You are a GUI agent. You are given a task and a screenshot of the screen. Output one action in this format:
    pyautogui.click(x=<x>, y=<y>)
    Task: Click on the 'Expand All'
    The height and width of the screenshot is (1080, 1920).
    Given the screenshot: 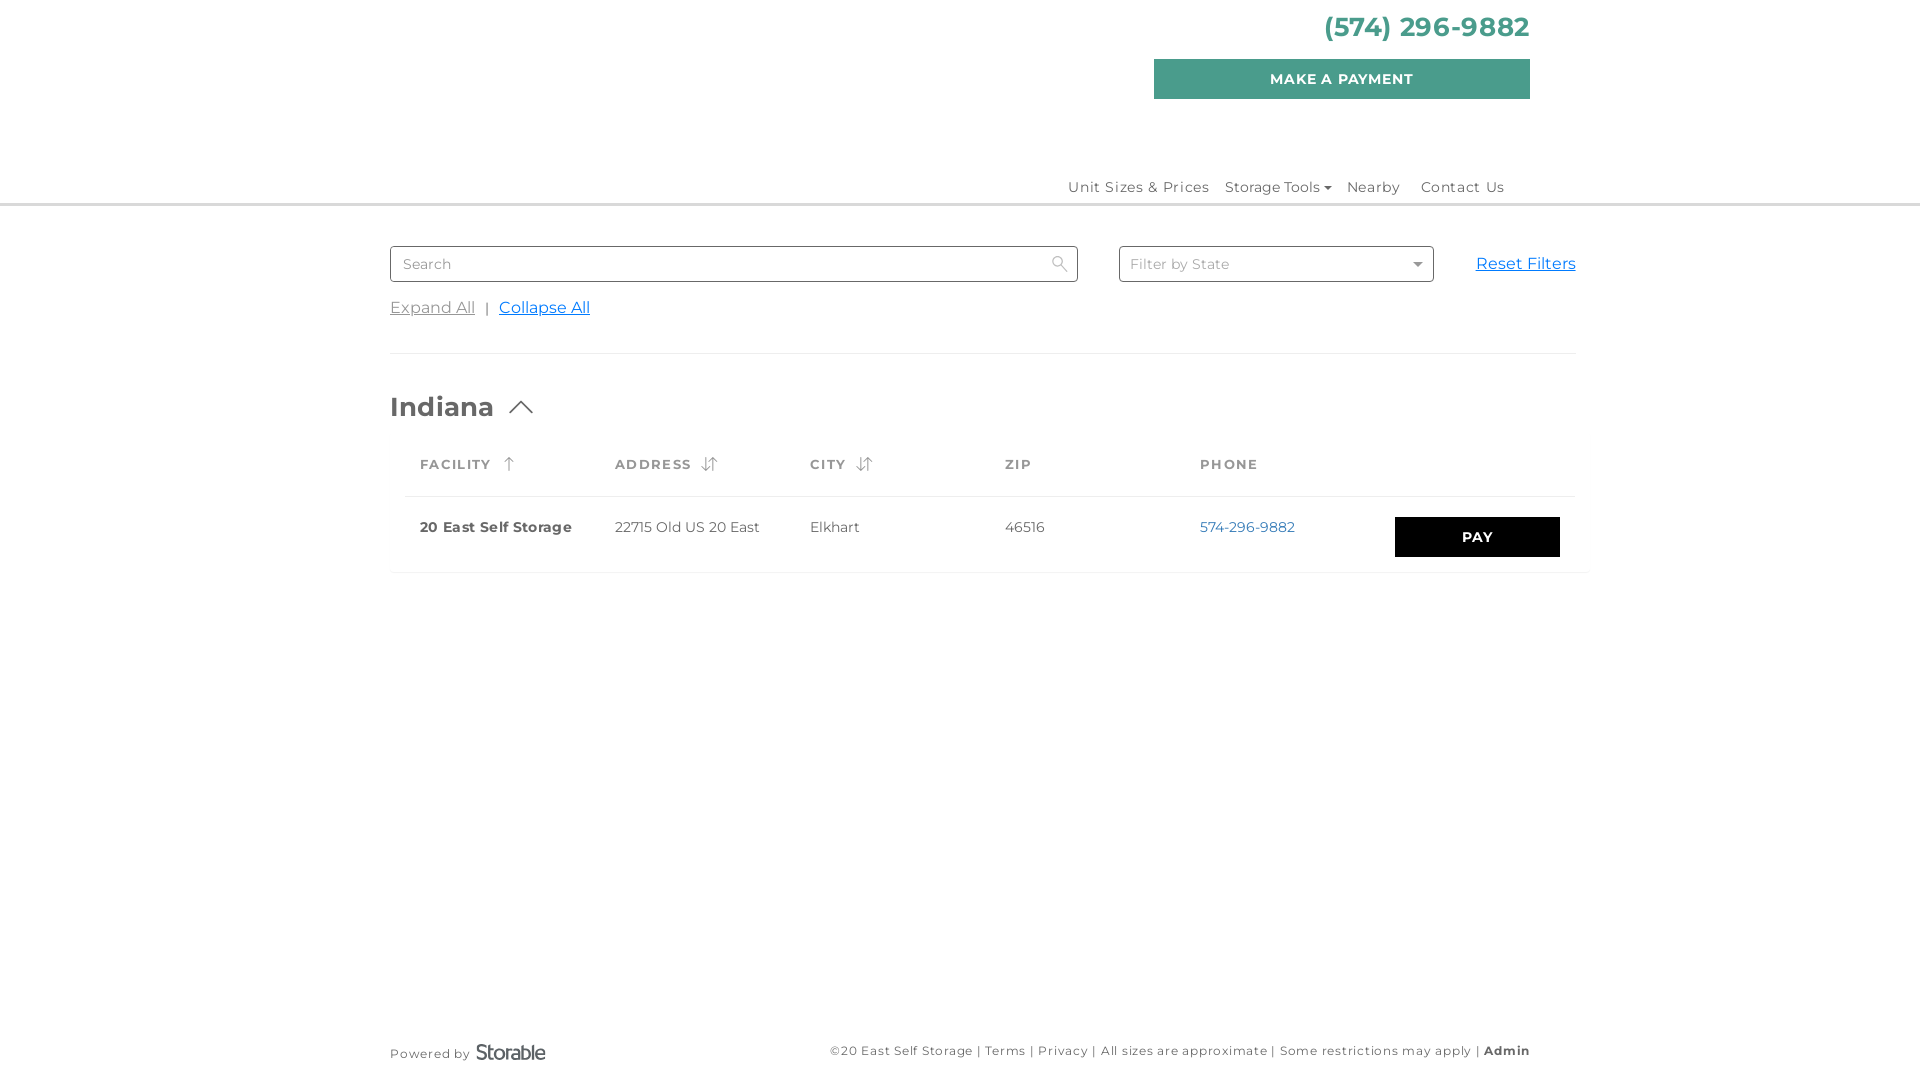 What is the action you would take?
    pyautogui.click(x=431, y=315)
    